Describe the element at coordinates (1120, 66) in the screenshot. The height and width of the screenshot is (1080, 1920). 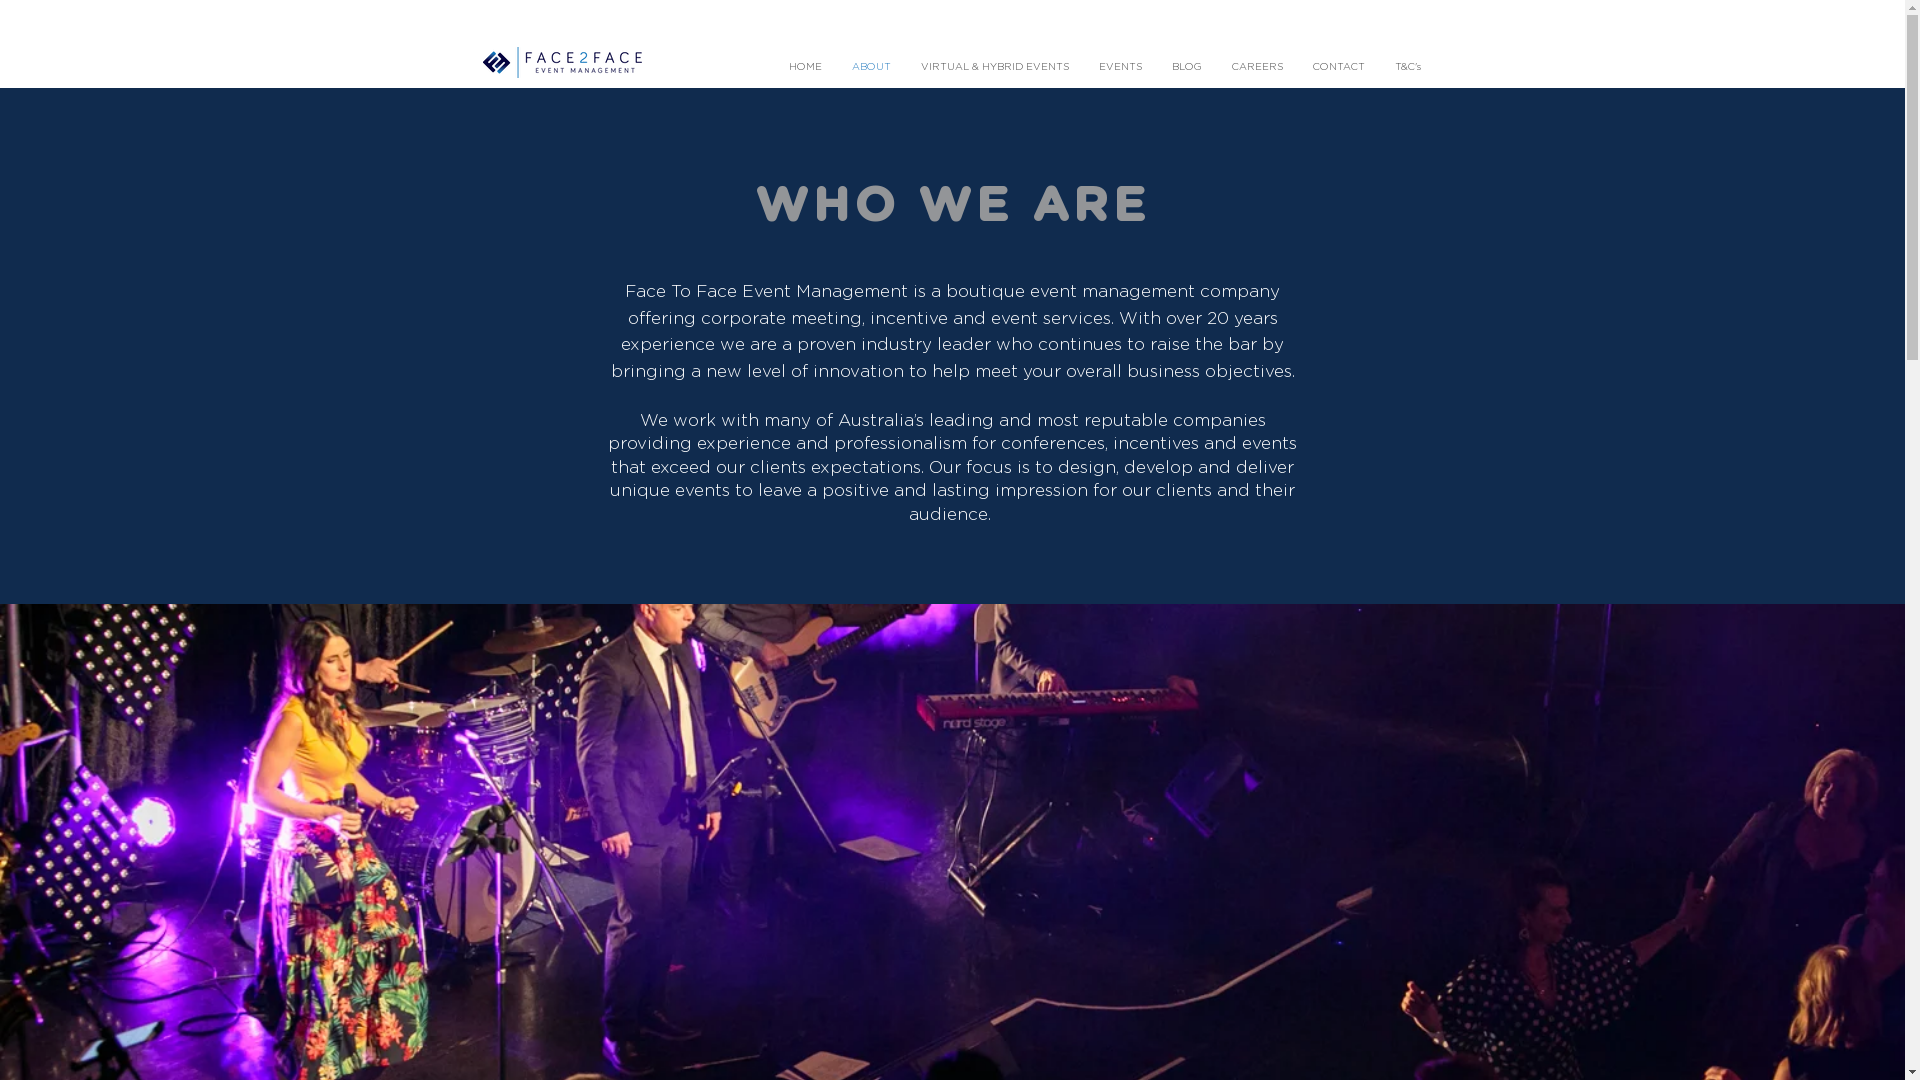
I see `'EVENTS'` at that location.